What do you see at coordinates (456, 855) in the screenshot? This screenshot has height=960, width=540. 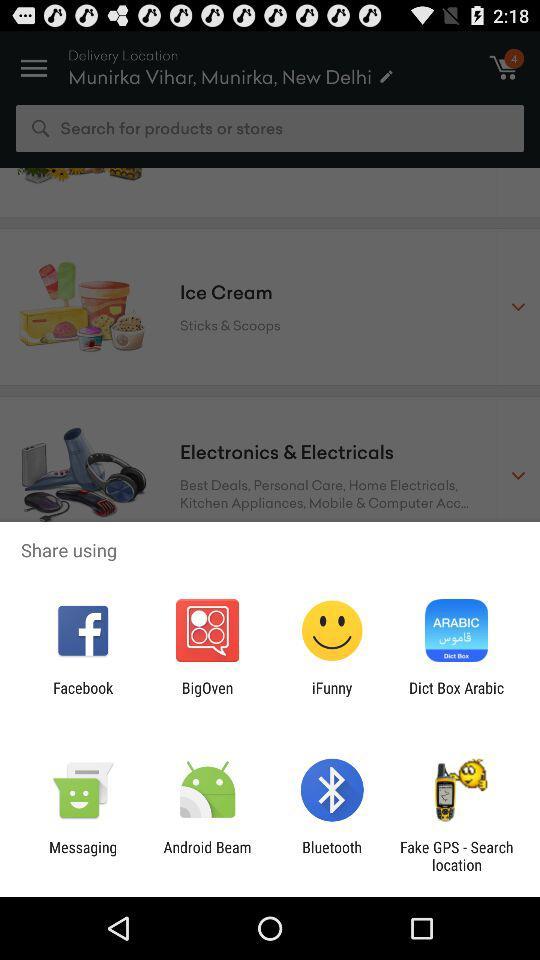 I see `the app to the right of the bluetooth icon` at bounding box center [456, 855].